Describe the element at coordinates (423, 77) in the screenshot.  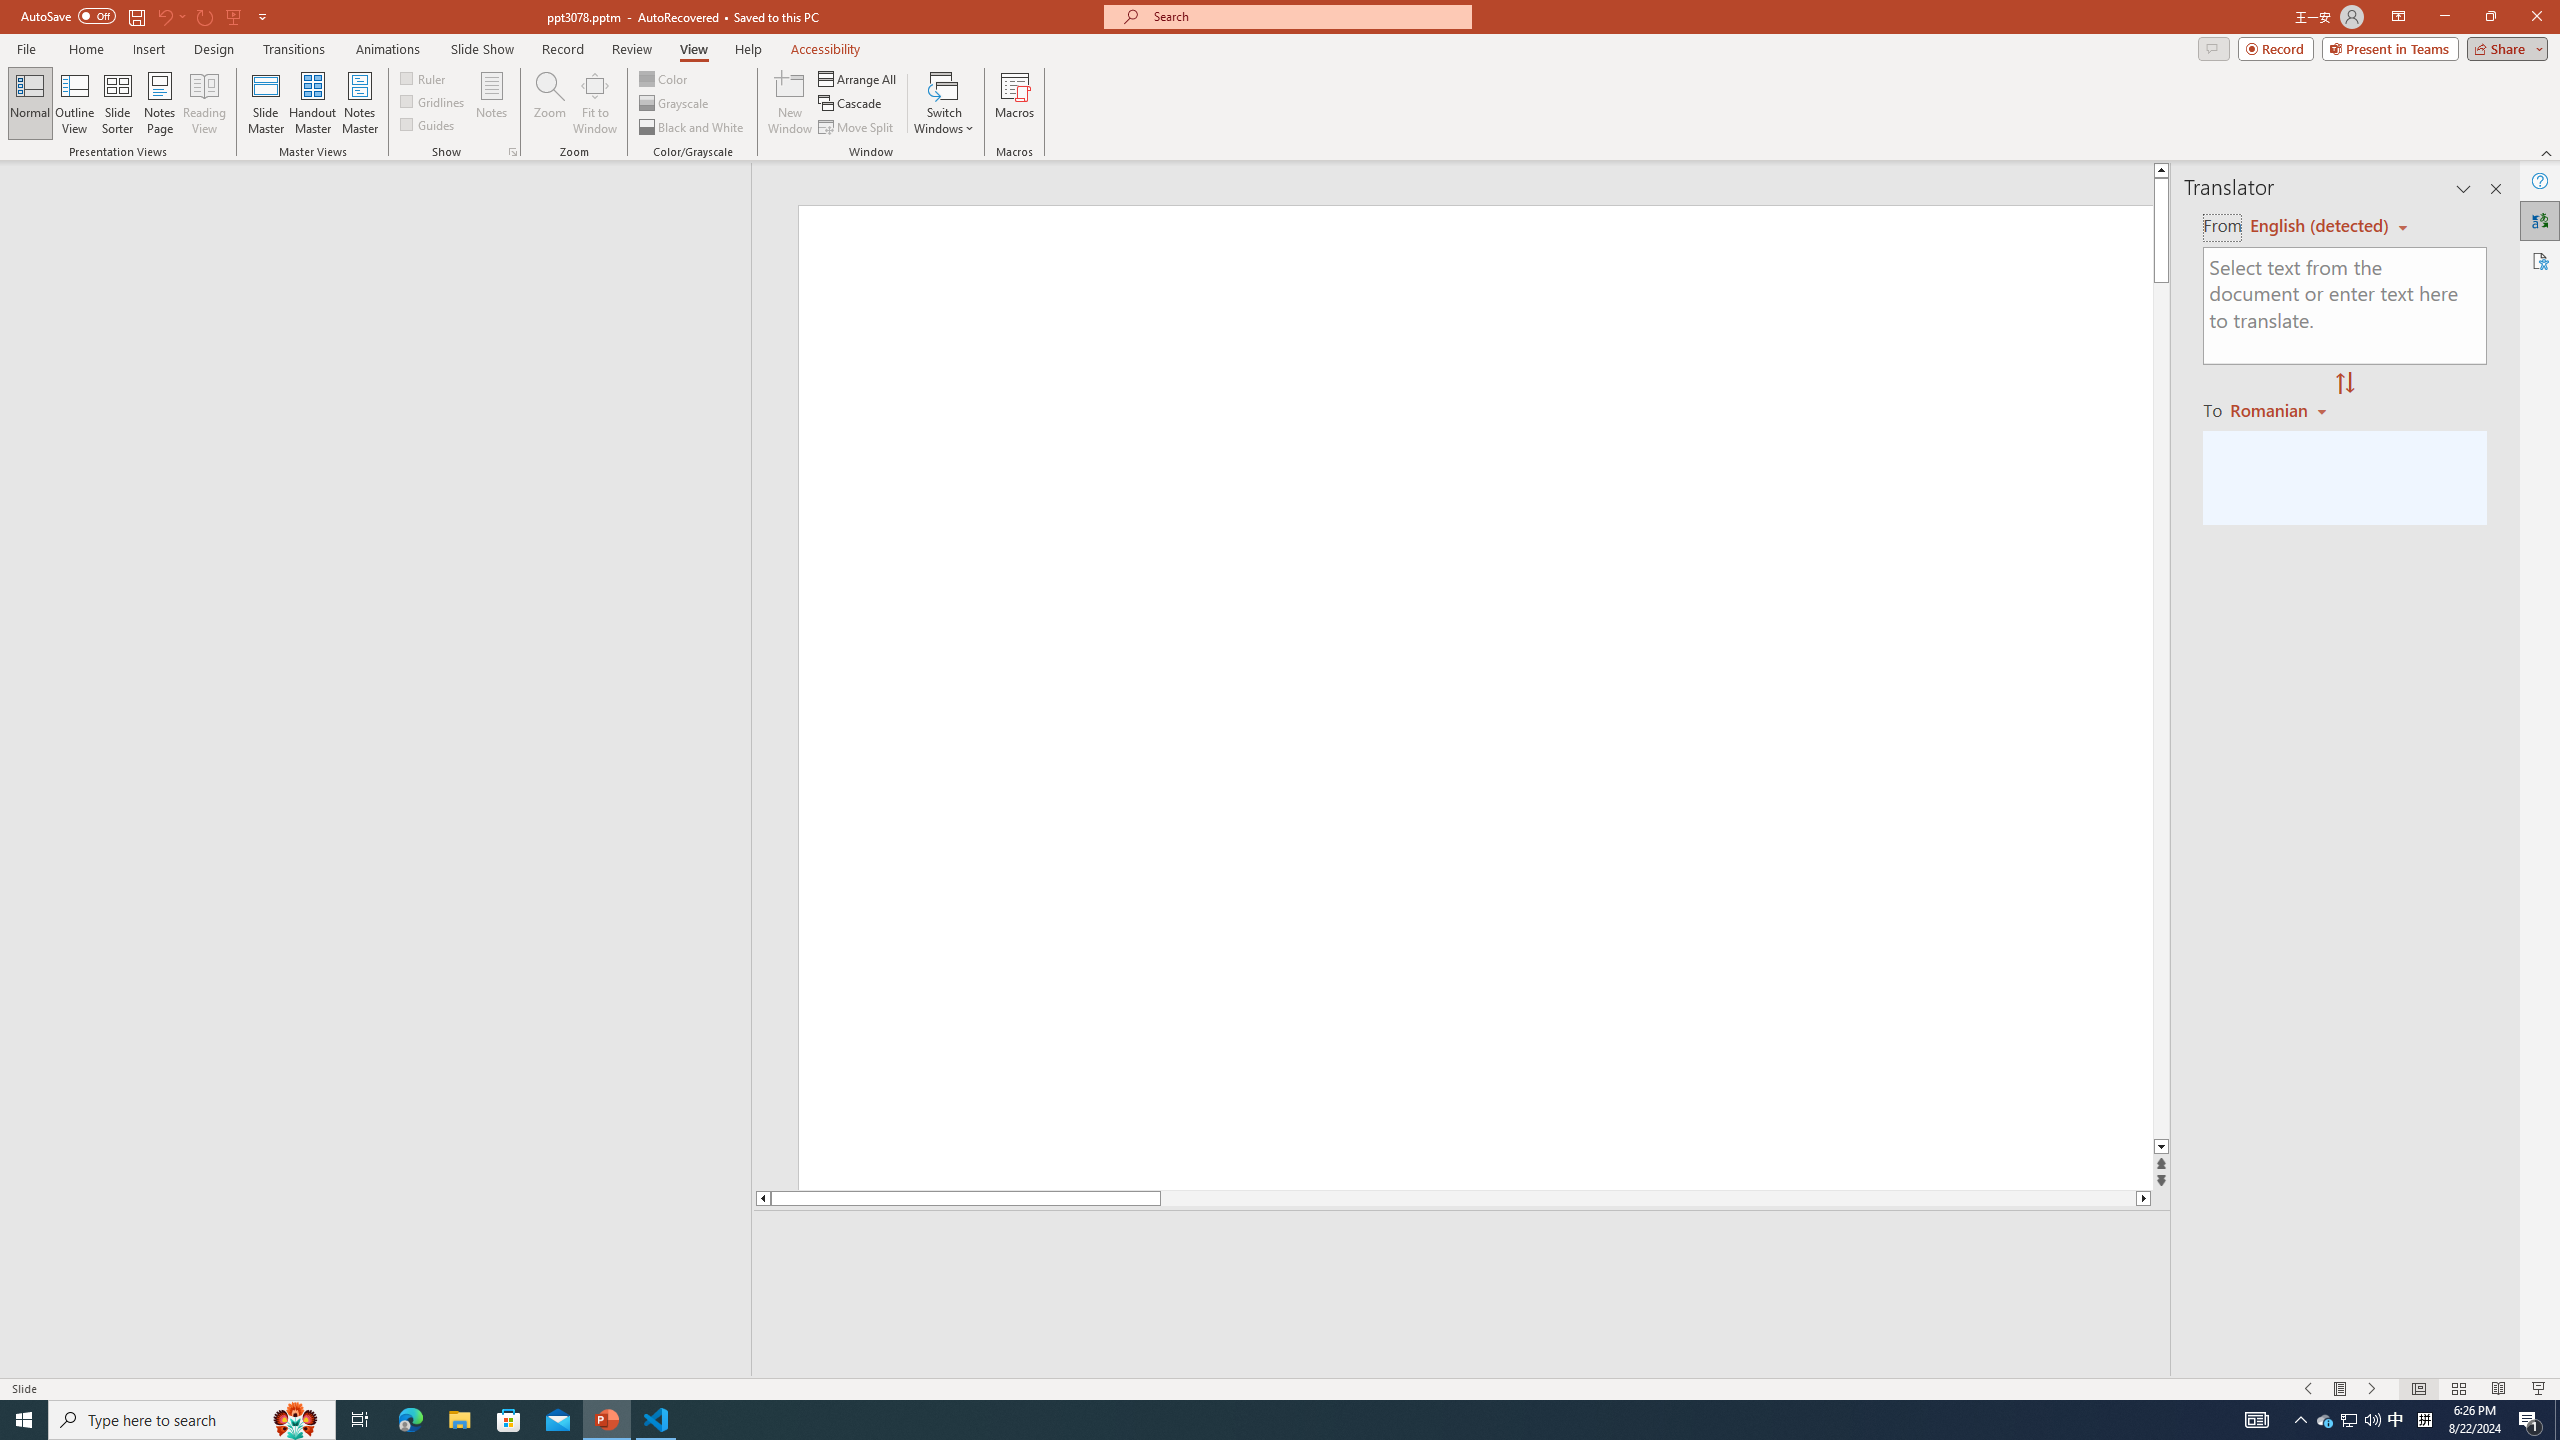
I see `'Ruler'` at that location.